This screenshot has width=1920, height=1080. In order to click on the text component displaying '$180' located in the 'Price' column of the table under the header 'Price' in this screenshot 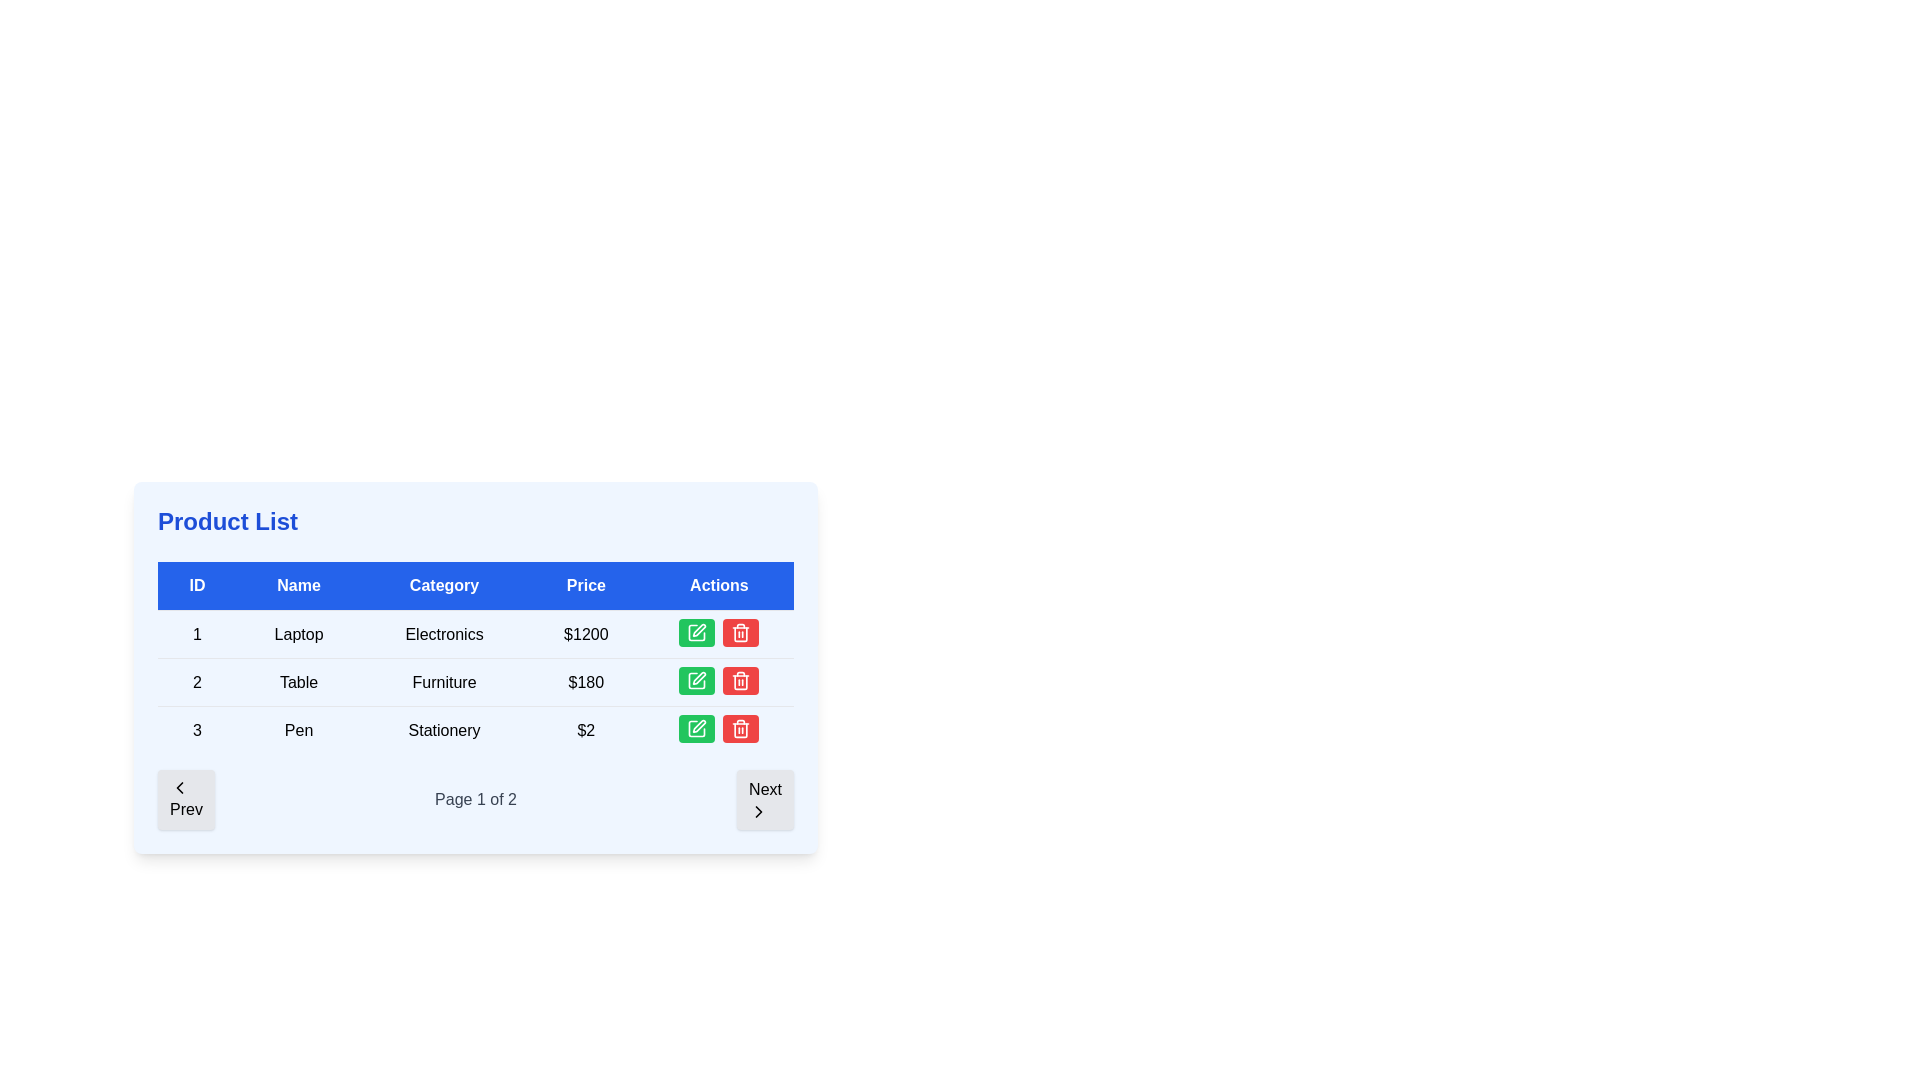, I will do `click(585, 681)`.